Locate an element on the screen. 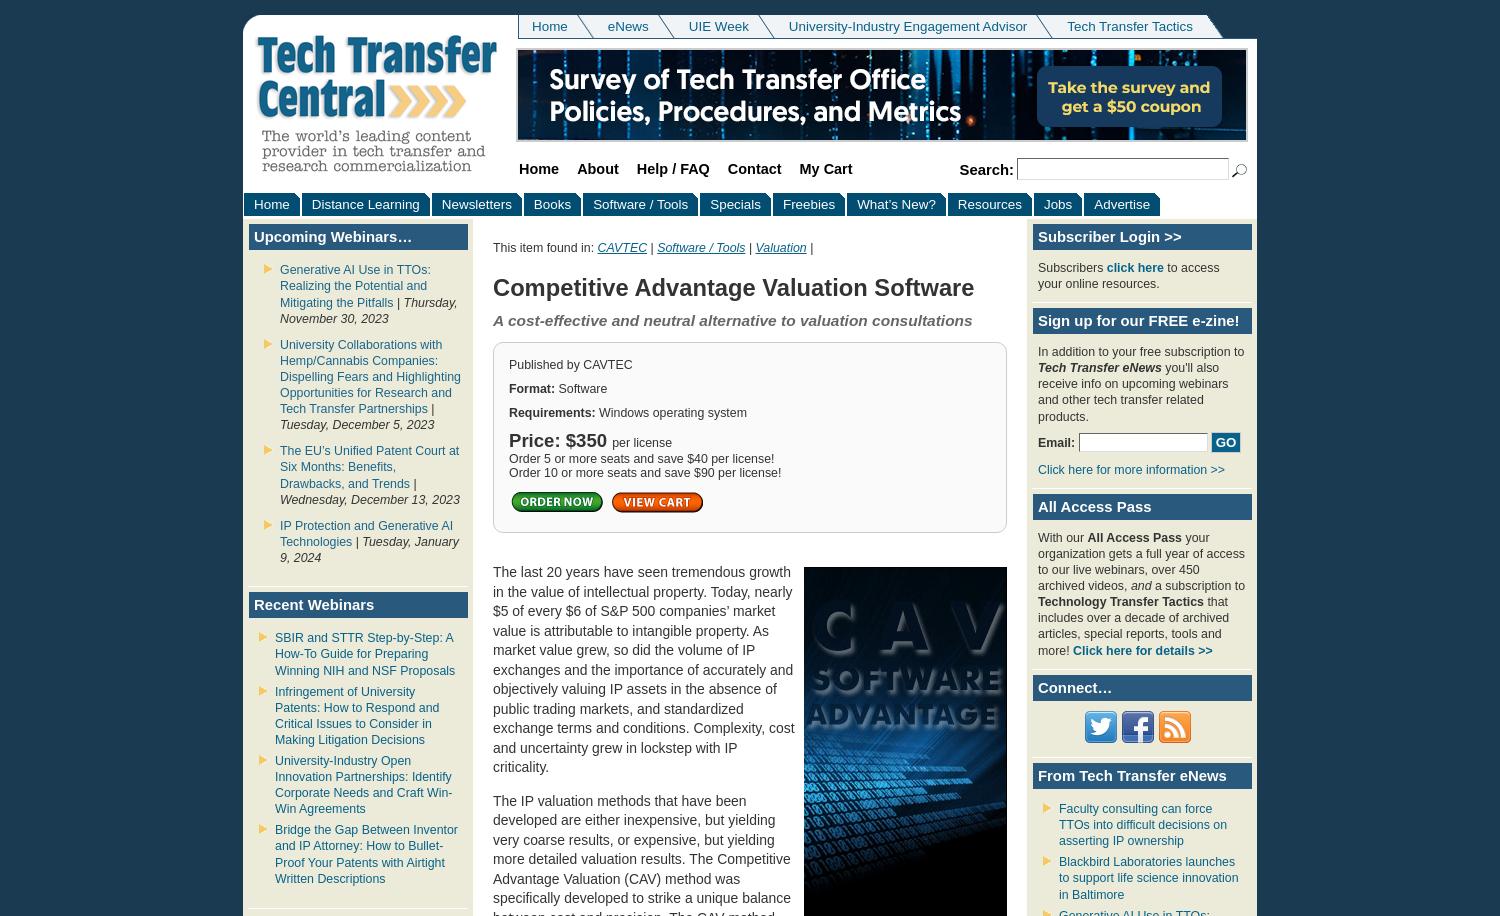 The width and height of the screenshot is (1500, 916). 'Search:' is located at coordinates (985, 170).